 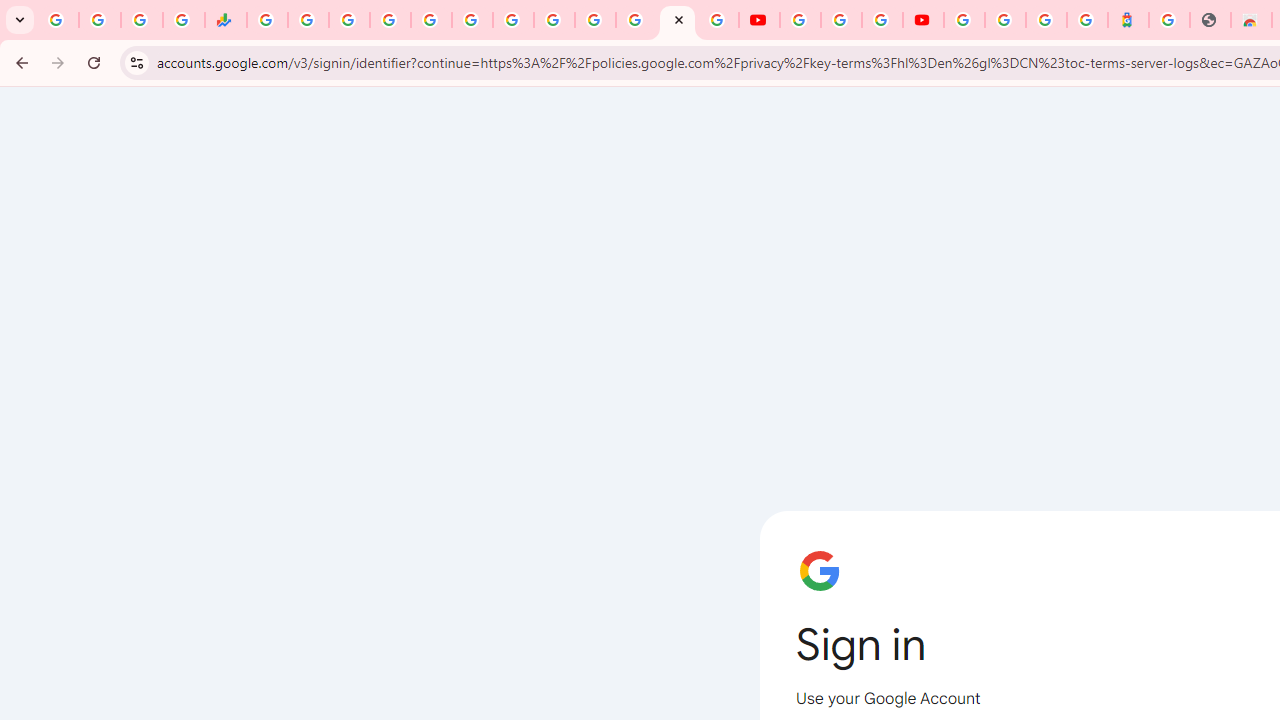 What do you see at coordinates (922, 20) in the screenshot?
I see `'Content Creator Programs & Opportunities - YouTube Creators'` at bounding box center [922, 20].